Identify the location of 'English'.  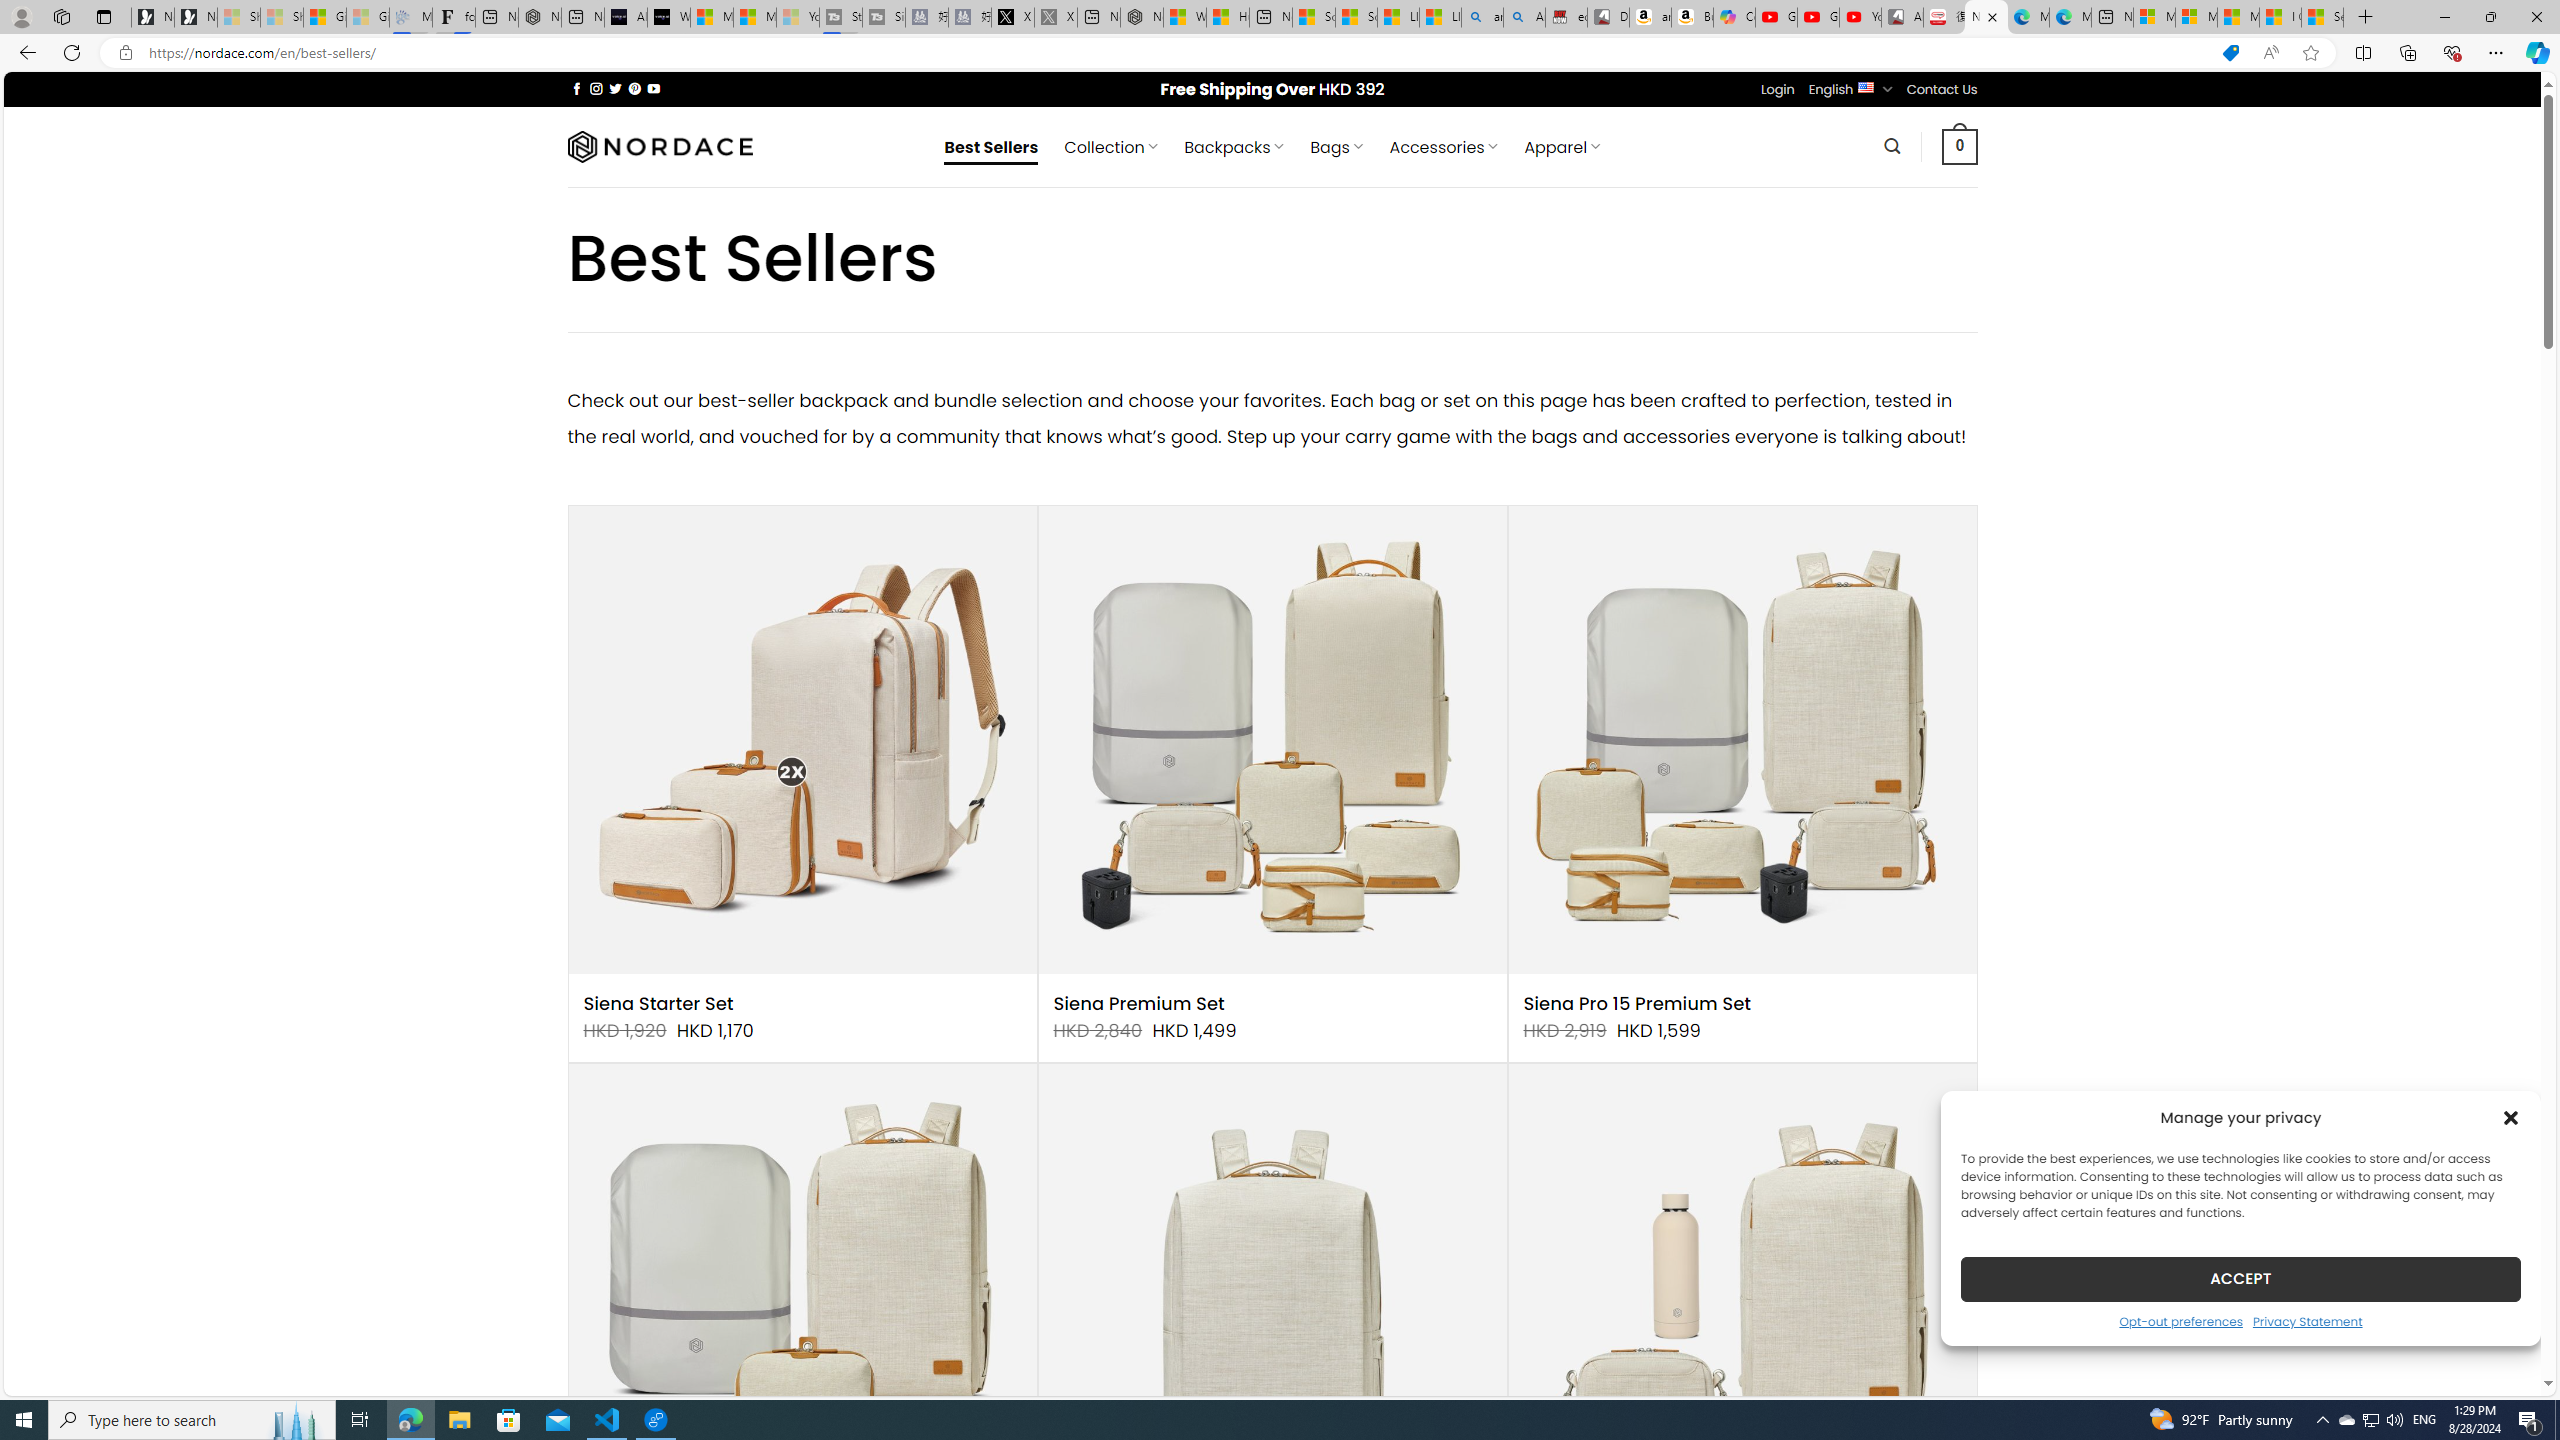
(1866, 87).